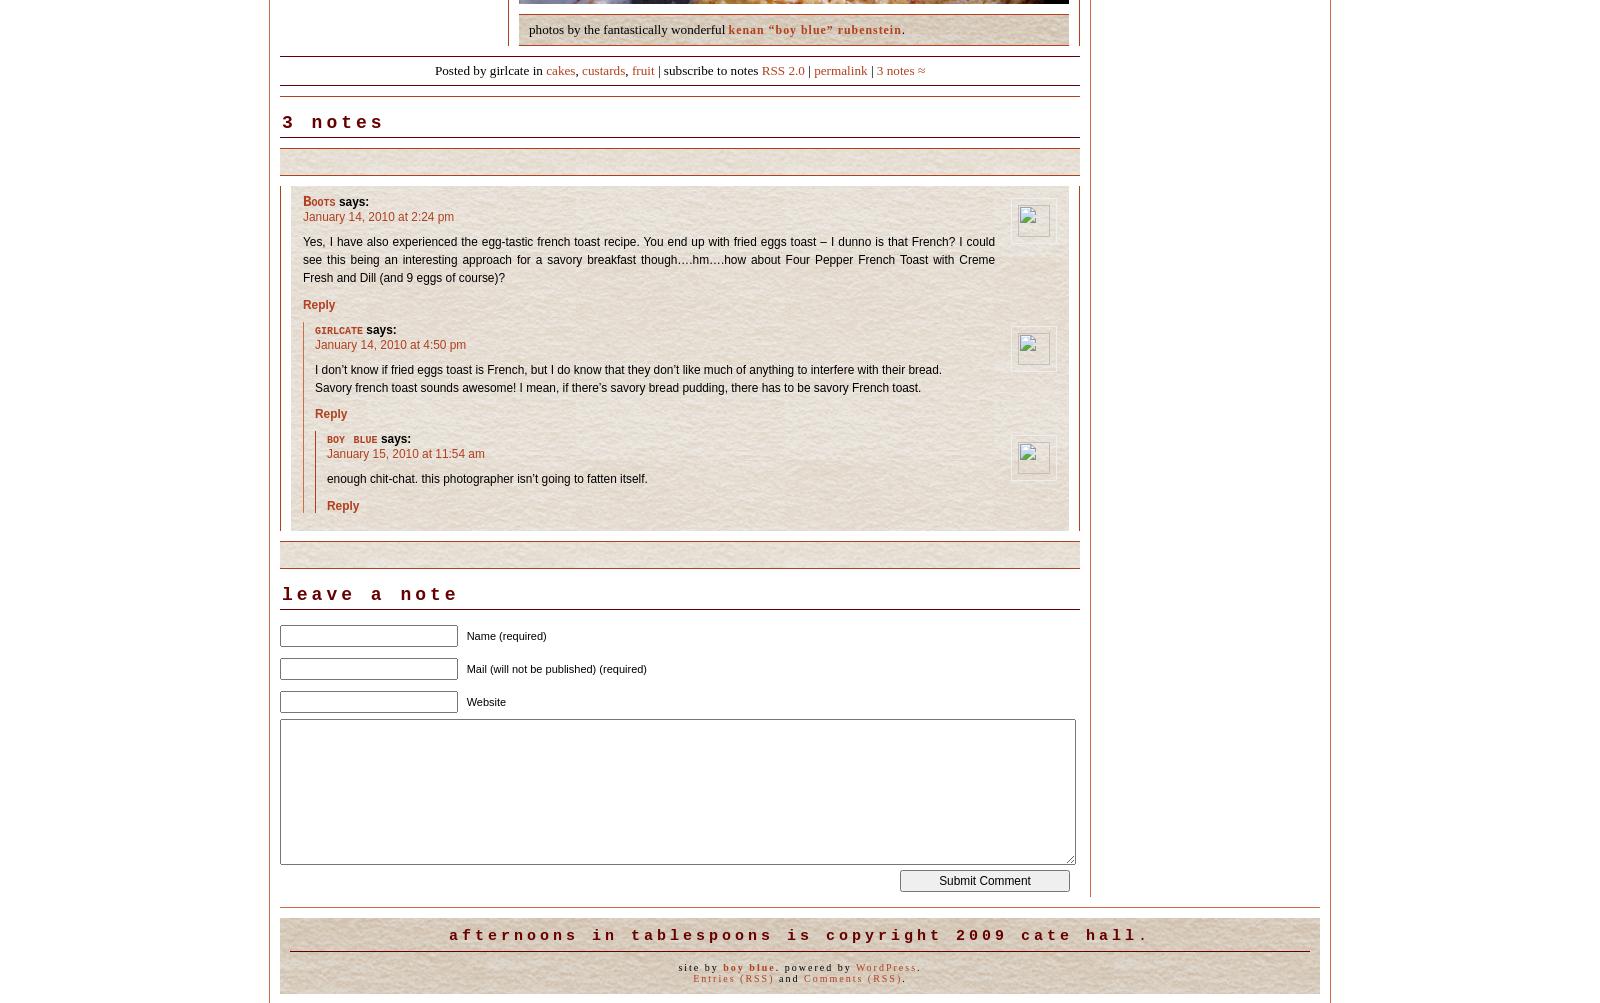  I want to click on 'custards', so click(581, 70).